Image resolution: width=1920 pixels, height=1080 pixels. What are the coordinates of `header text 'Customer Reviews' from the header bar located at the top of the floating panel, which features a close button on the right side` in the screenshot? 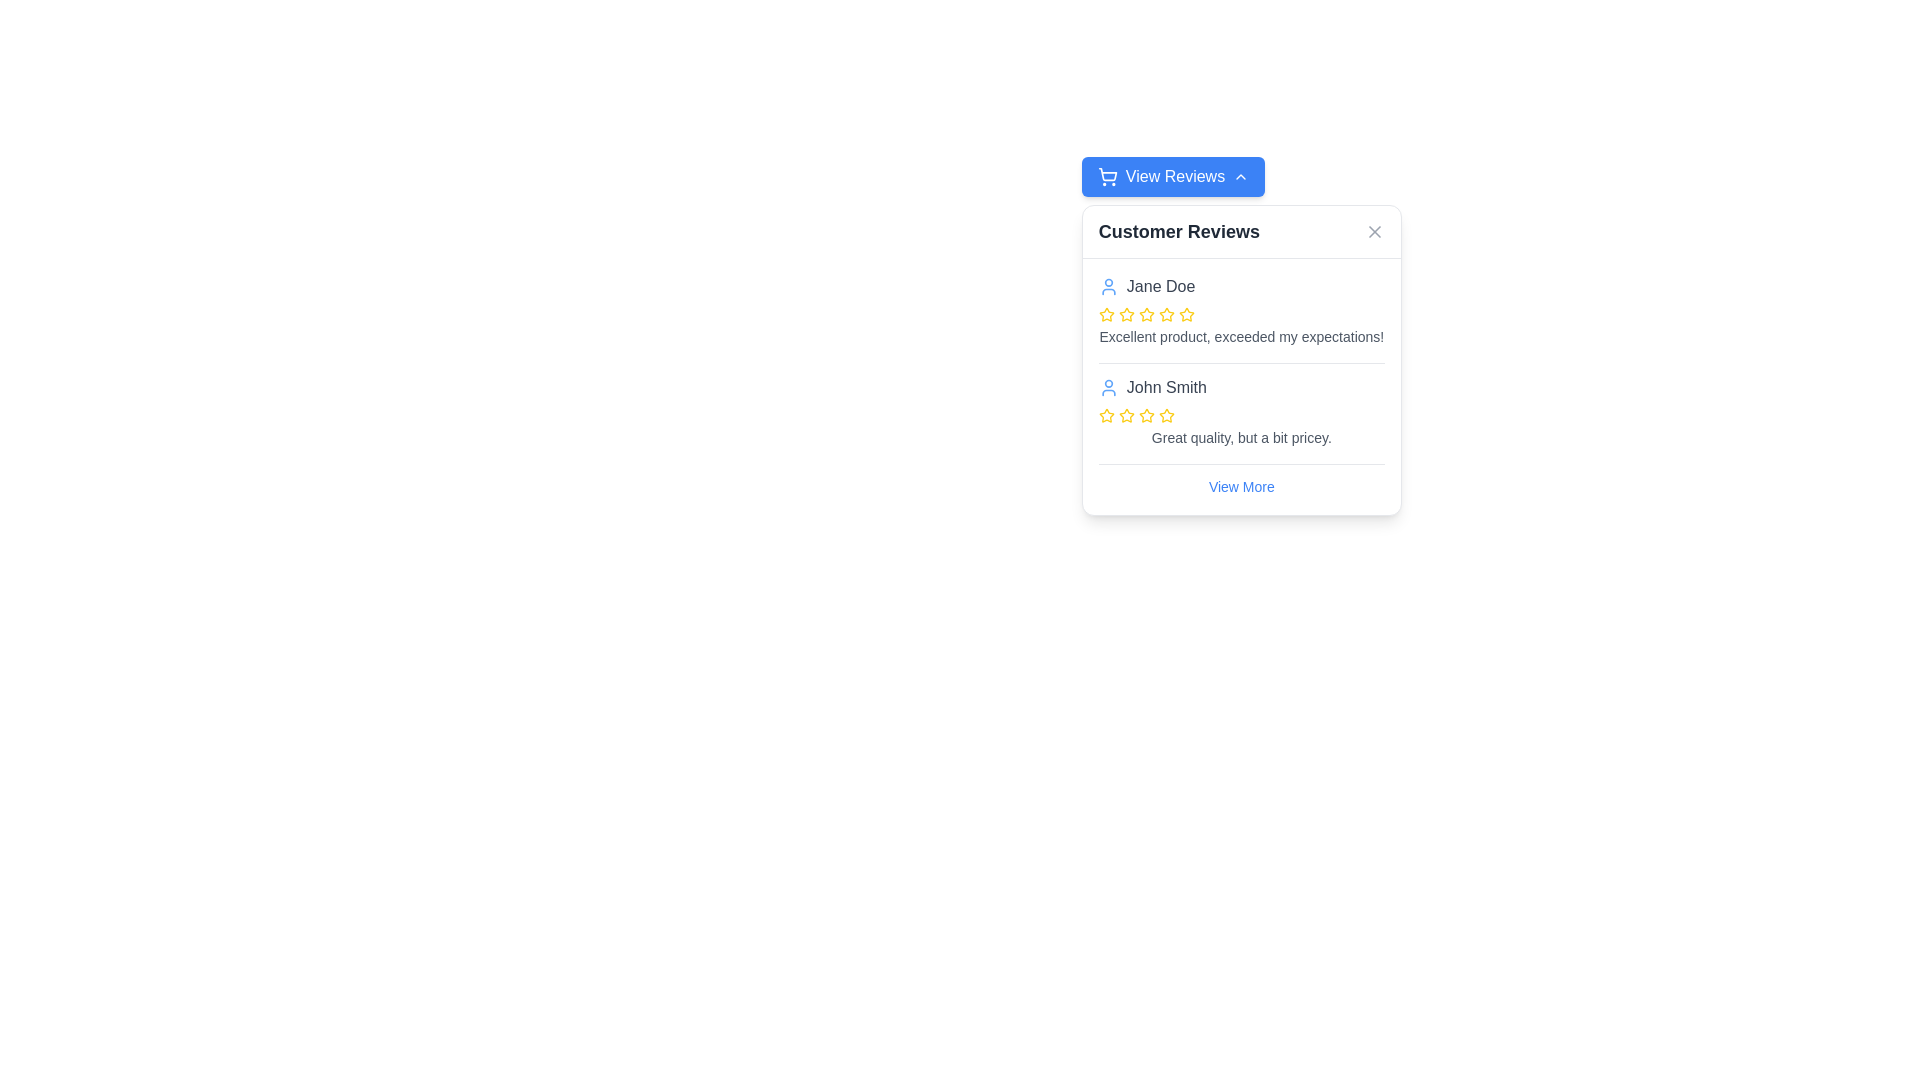 It's located at (1240, 231).